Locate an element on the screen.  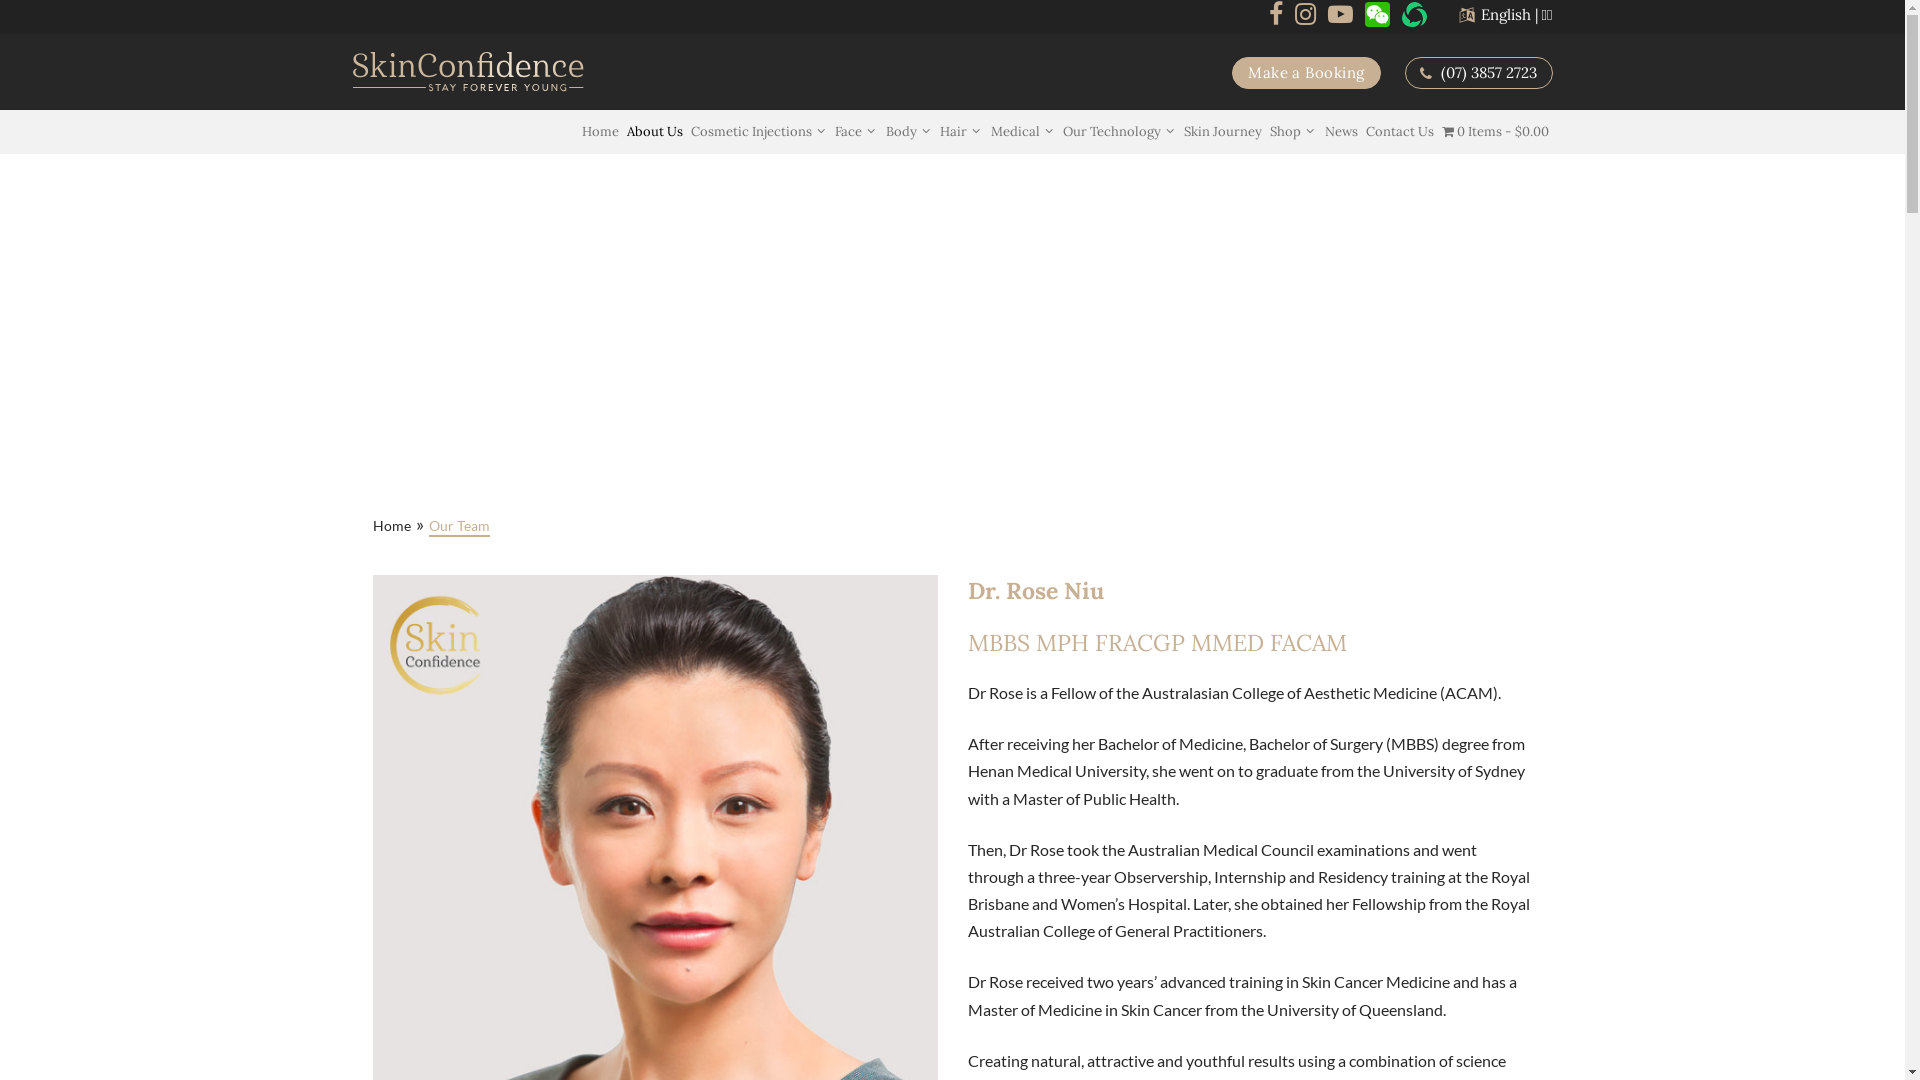
'Contact Us' is located at coordinates (1399, 131).